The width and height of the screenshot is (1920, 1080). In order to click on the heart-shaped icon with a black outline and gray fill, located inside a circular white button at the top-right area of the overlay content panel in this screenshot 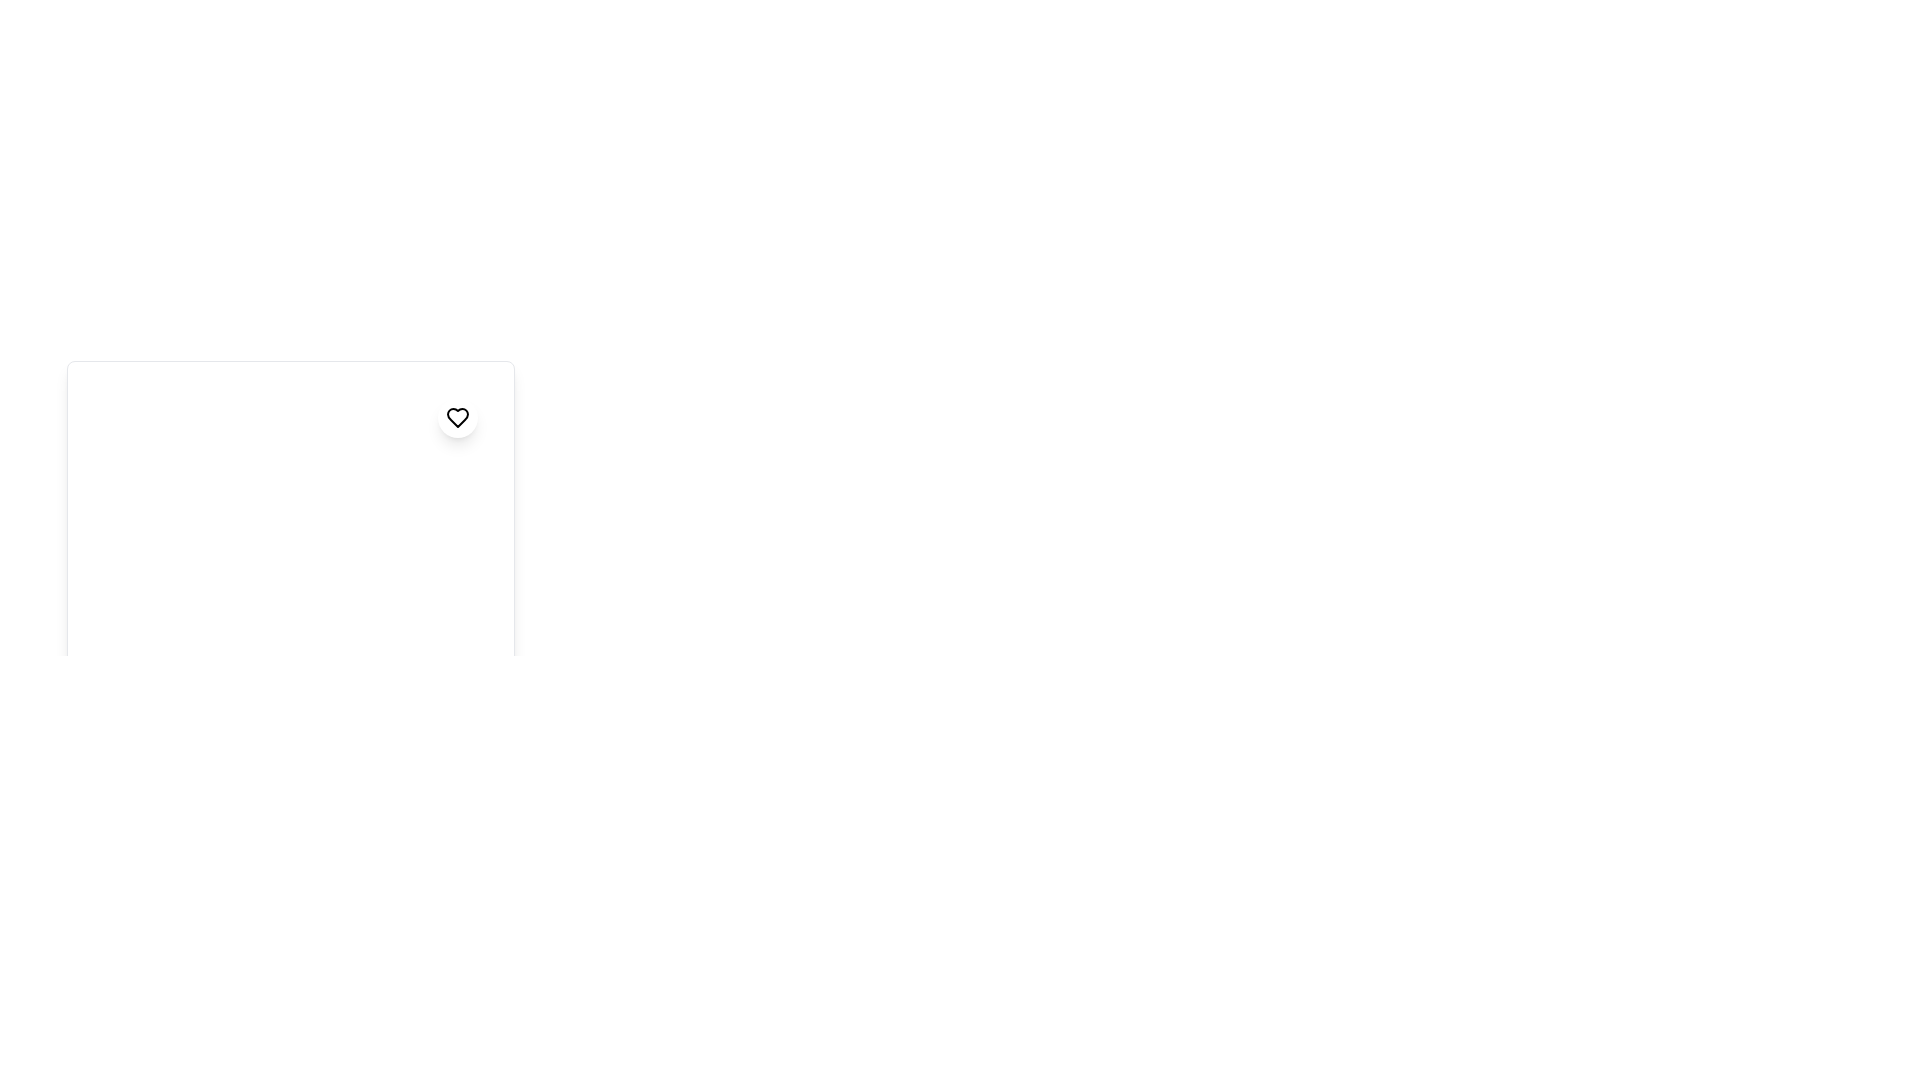, I will do `click(456, 416)`.